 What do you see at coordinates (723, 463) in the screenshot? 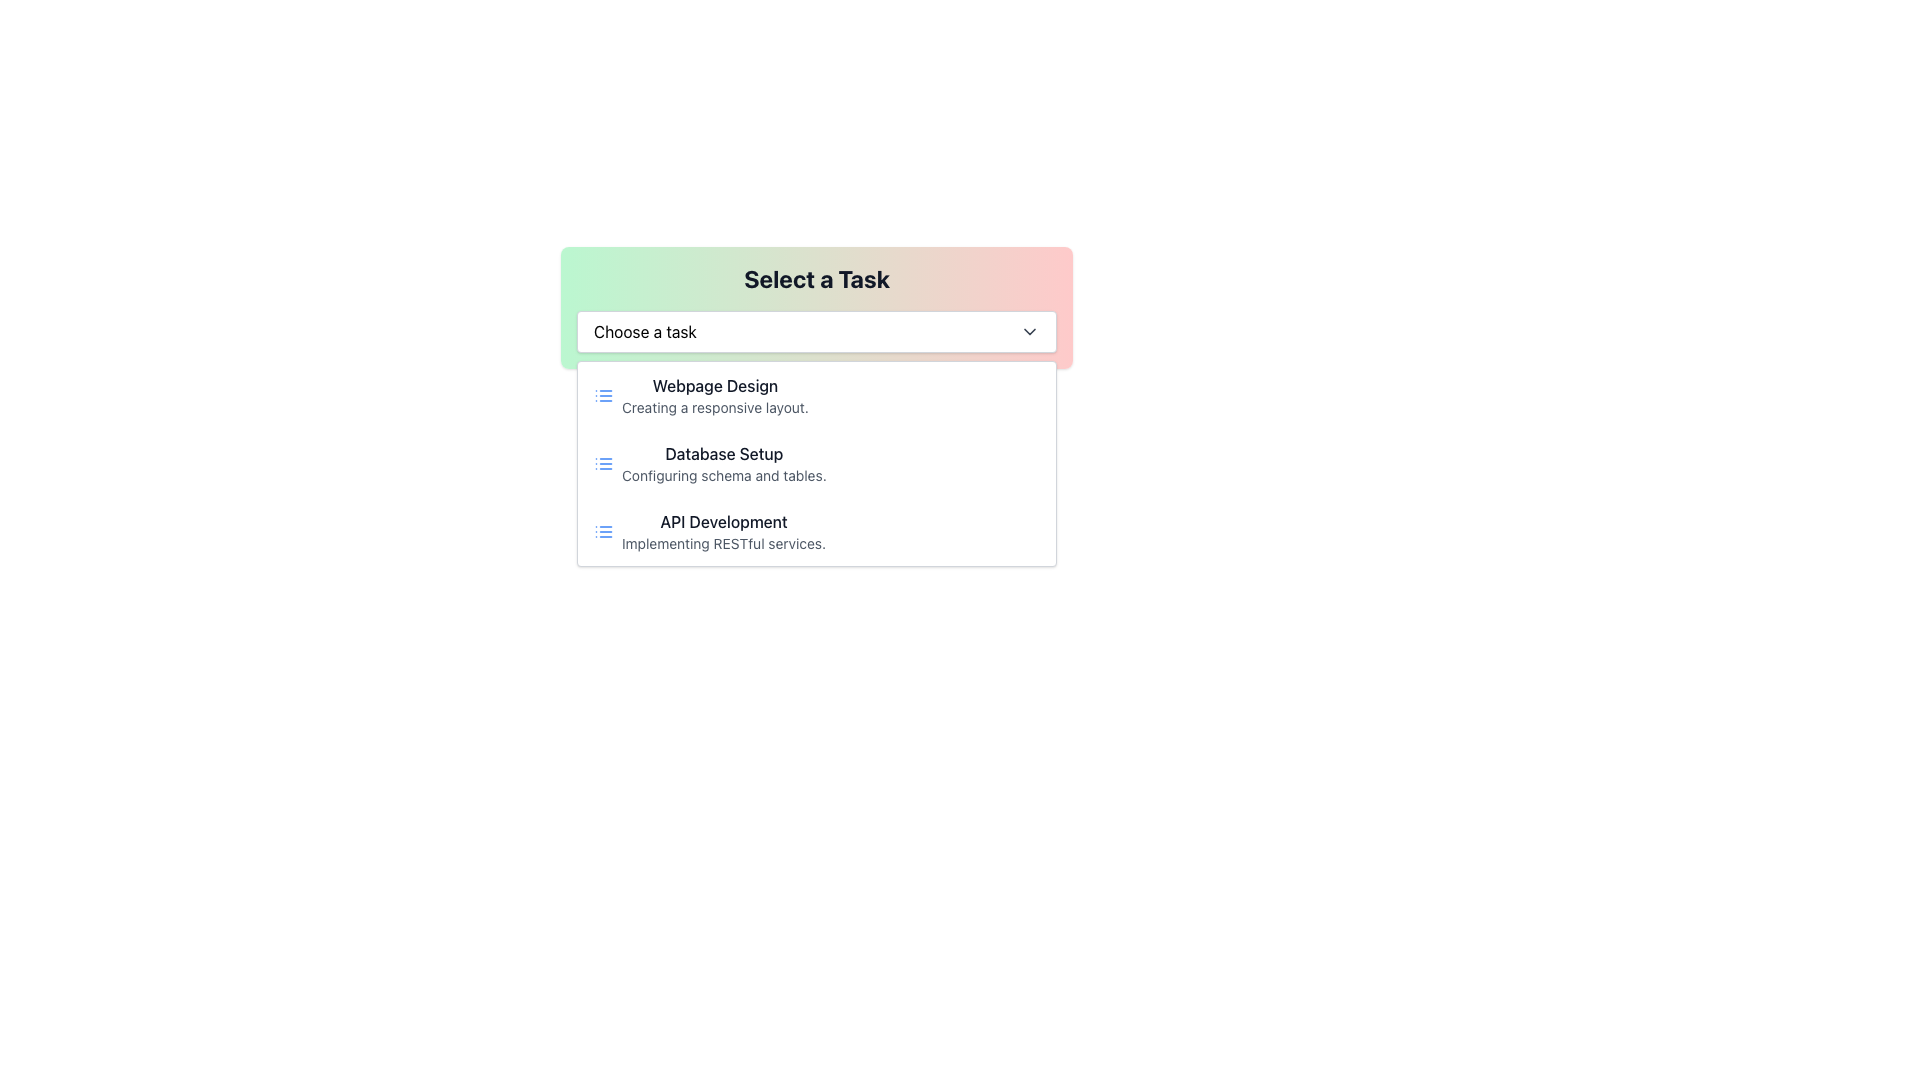
I see `the 'Database Setup' menu option` at bounding box center [723, 463].